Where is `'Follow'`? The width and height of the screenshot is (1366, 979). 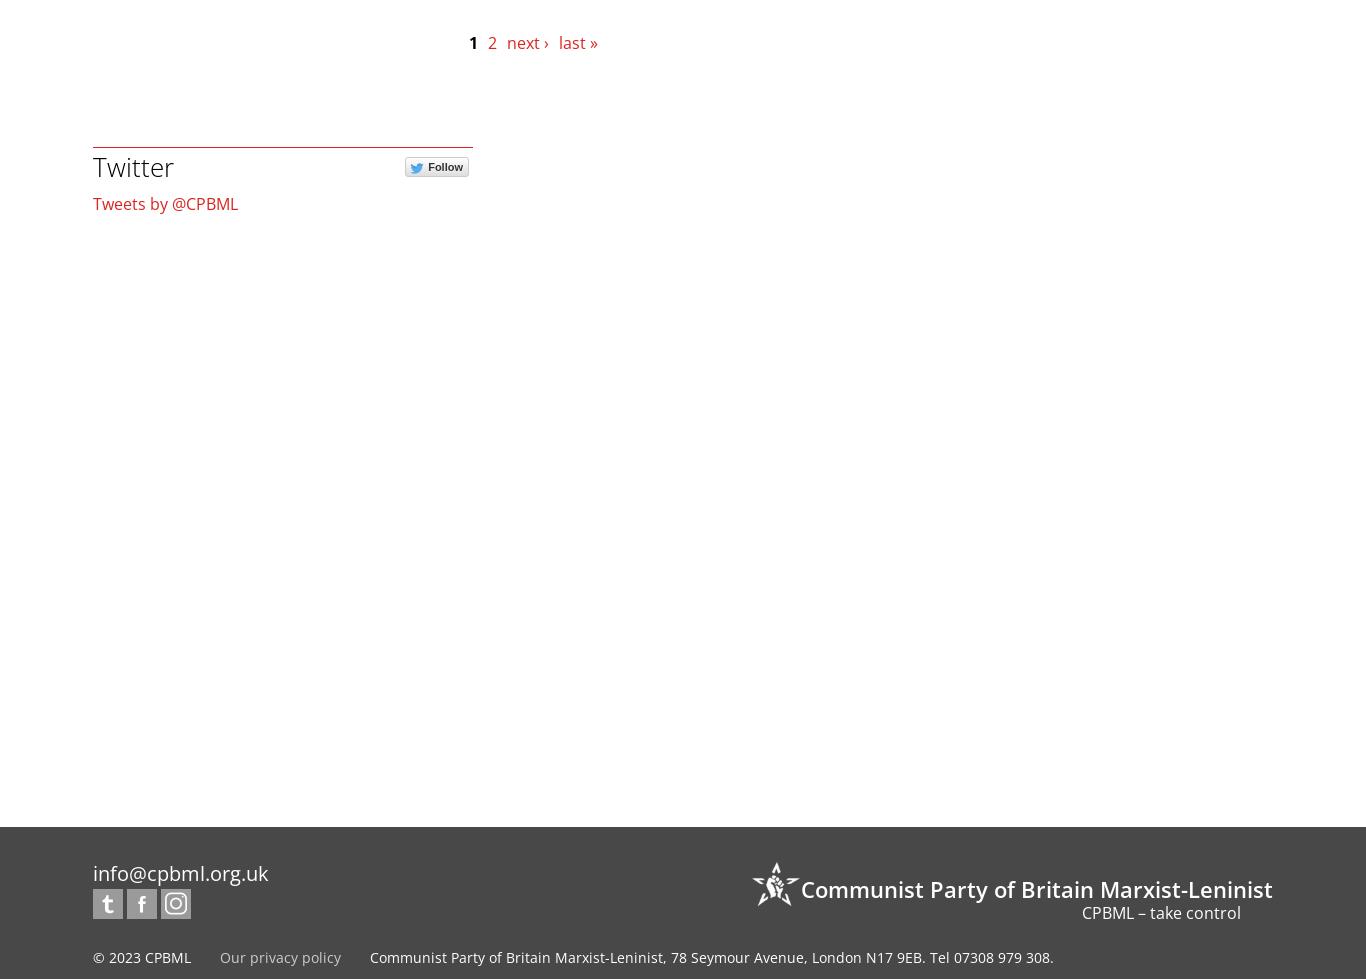
'Follow' is located at coordinates (444, 166).